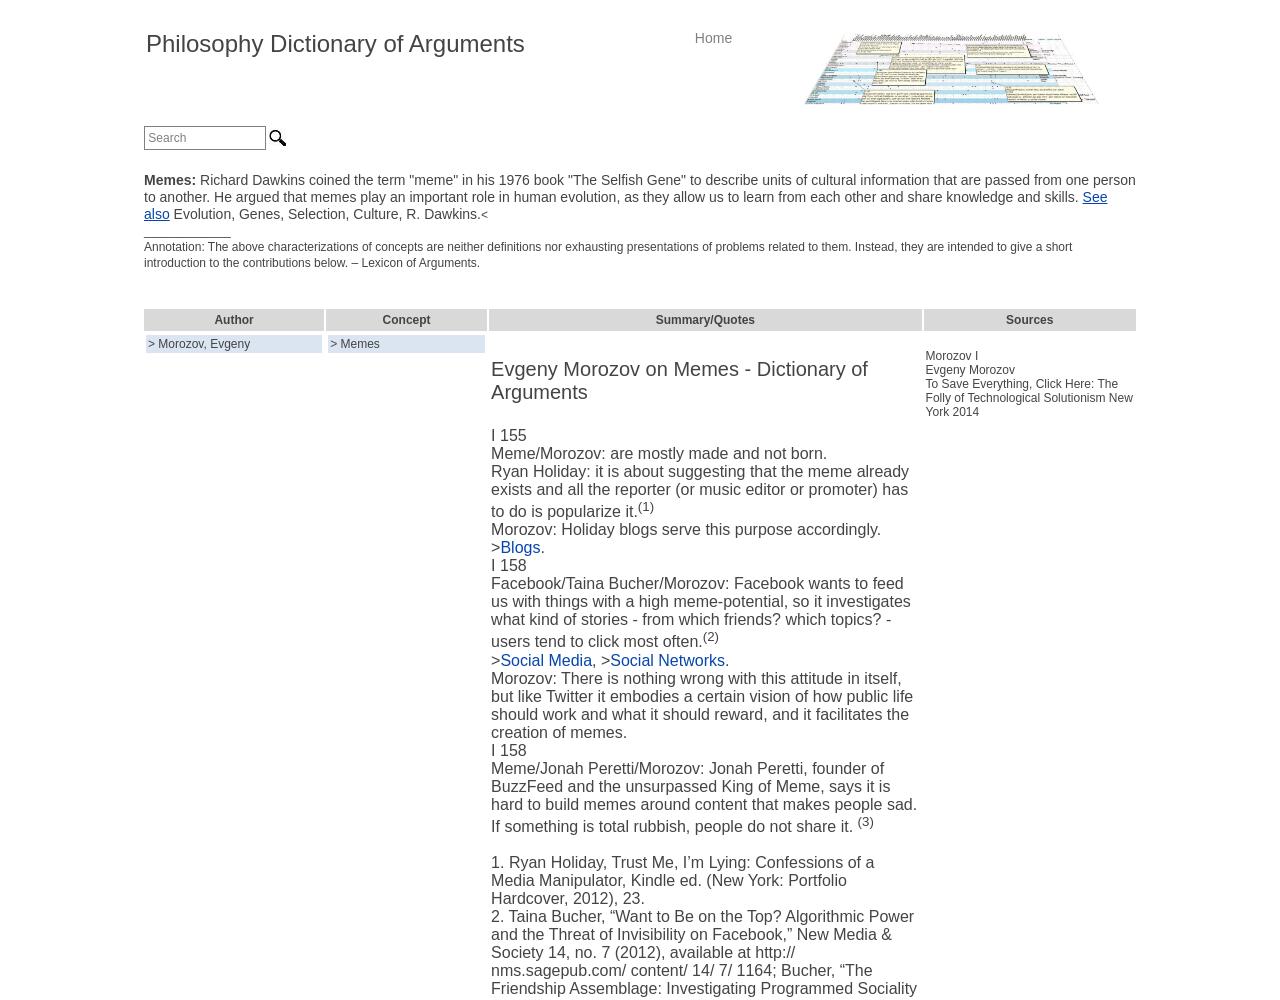 Image resolution: width=1280 pixels, height=1000 pixels. I want to click on 'Author', so click(214, 319).